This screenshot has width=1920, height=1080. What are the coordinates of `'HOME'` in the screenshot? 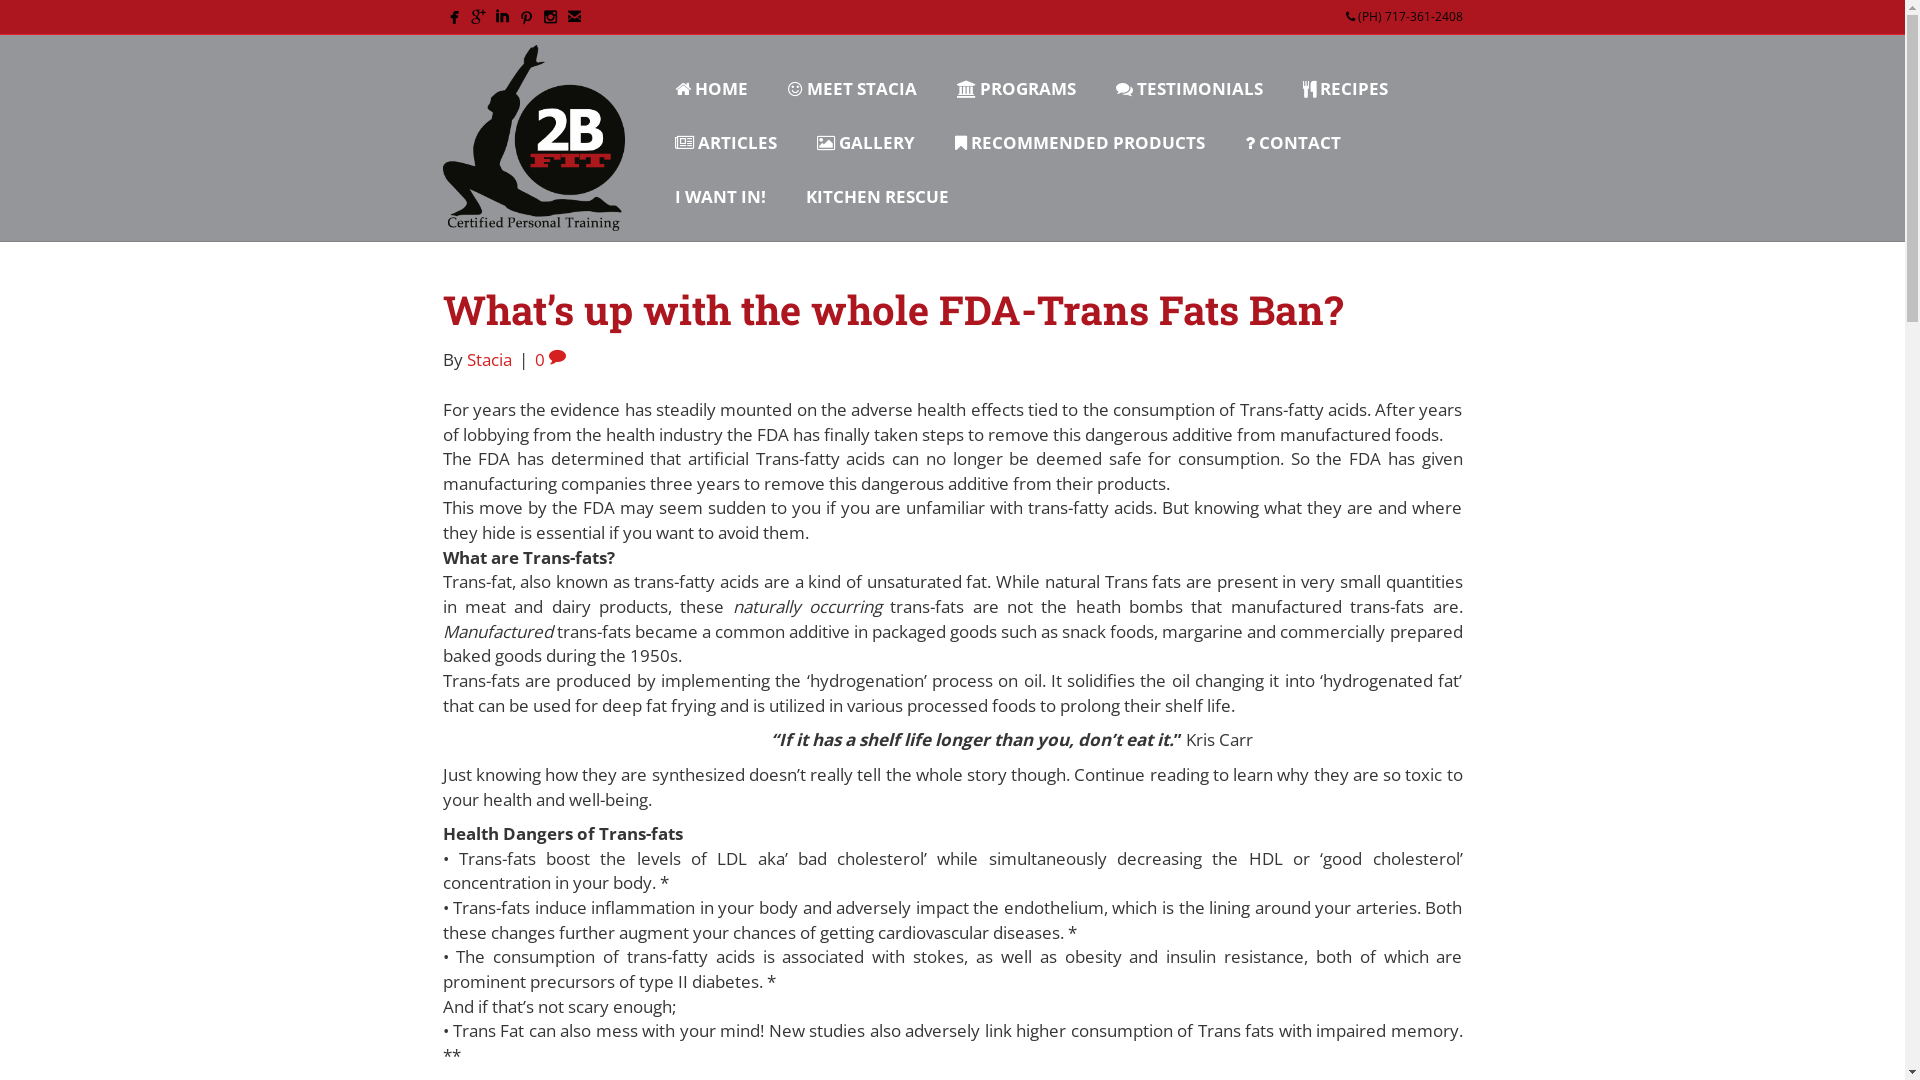 It's located at (711, 83).